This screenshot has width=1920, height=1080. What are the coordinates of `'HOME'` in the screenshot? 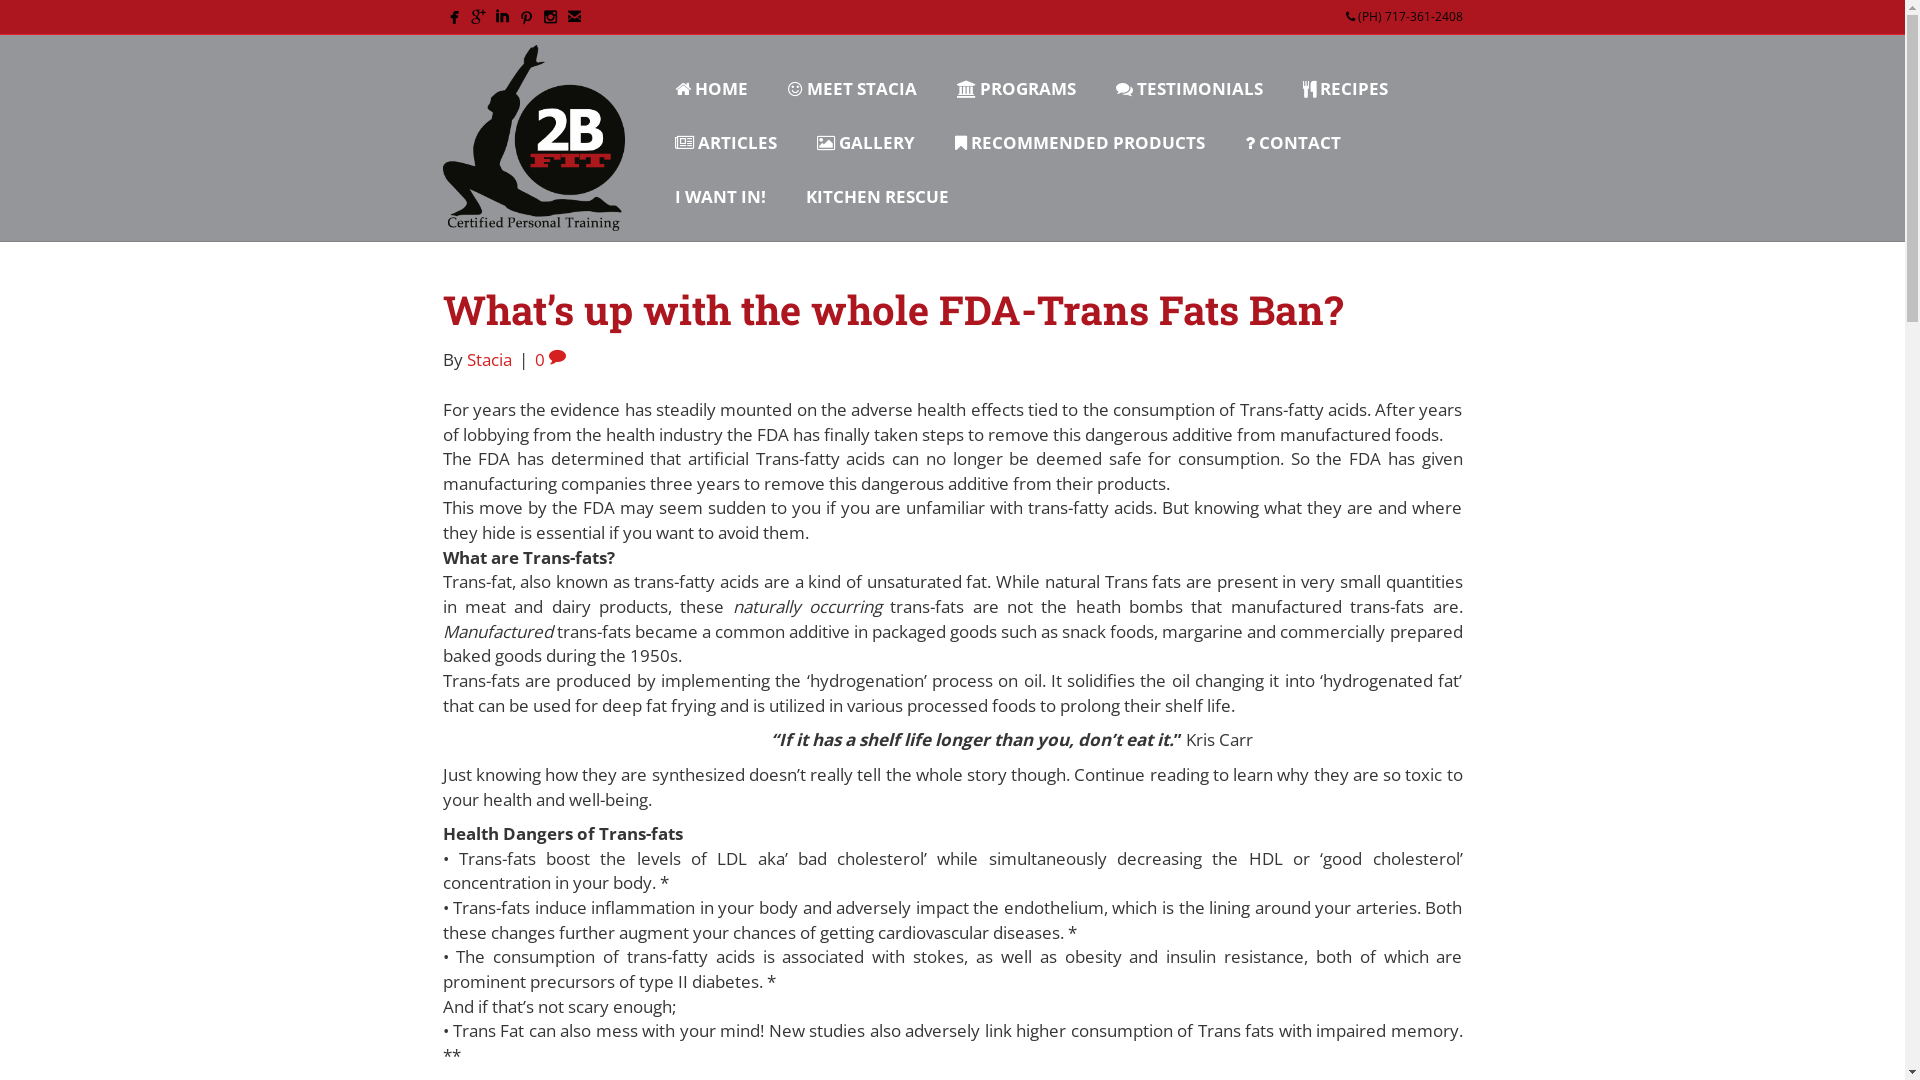 It's located at (711, 83).